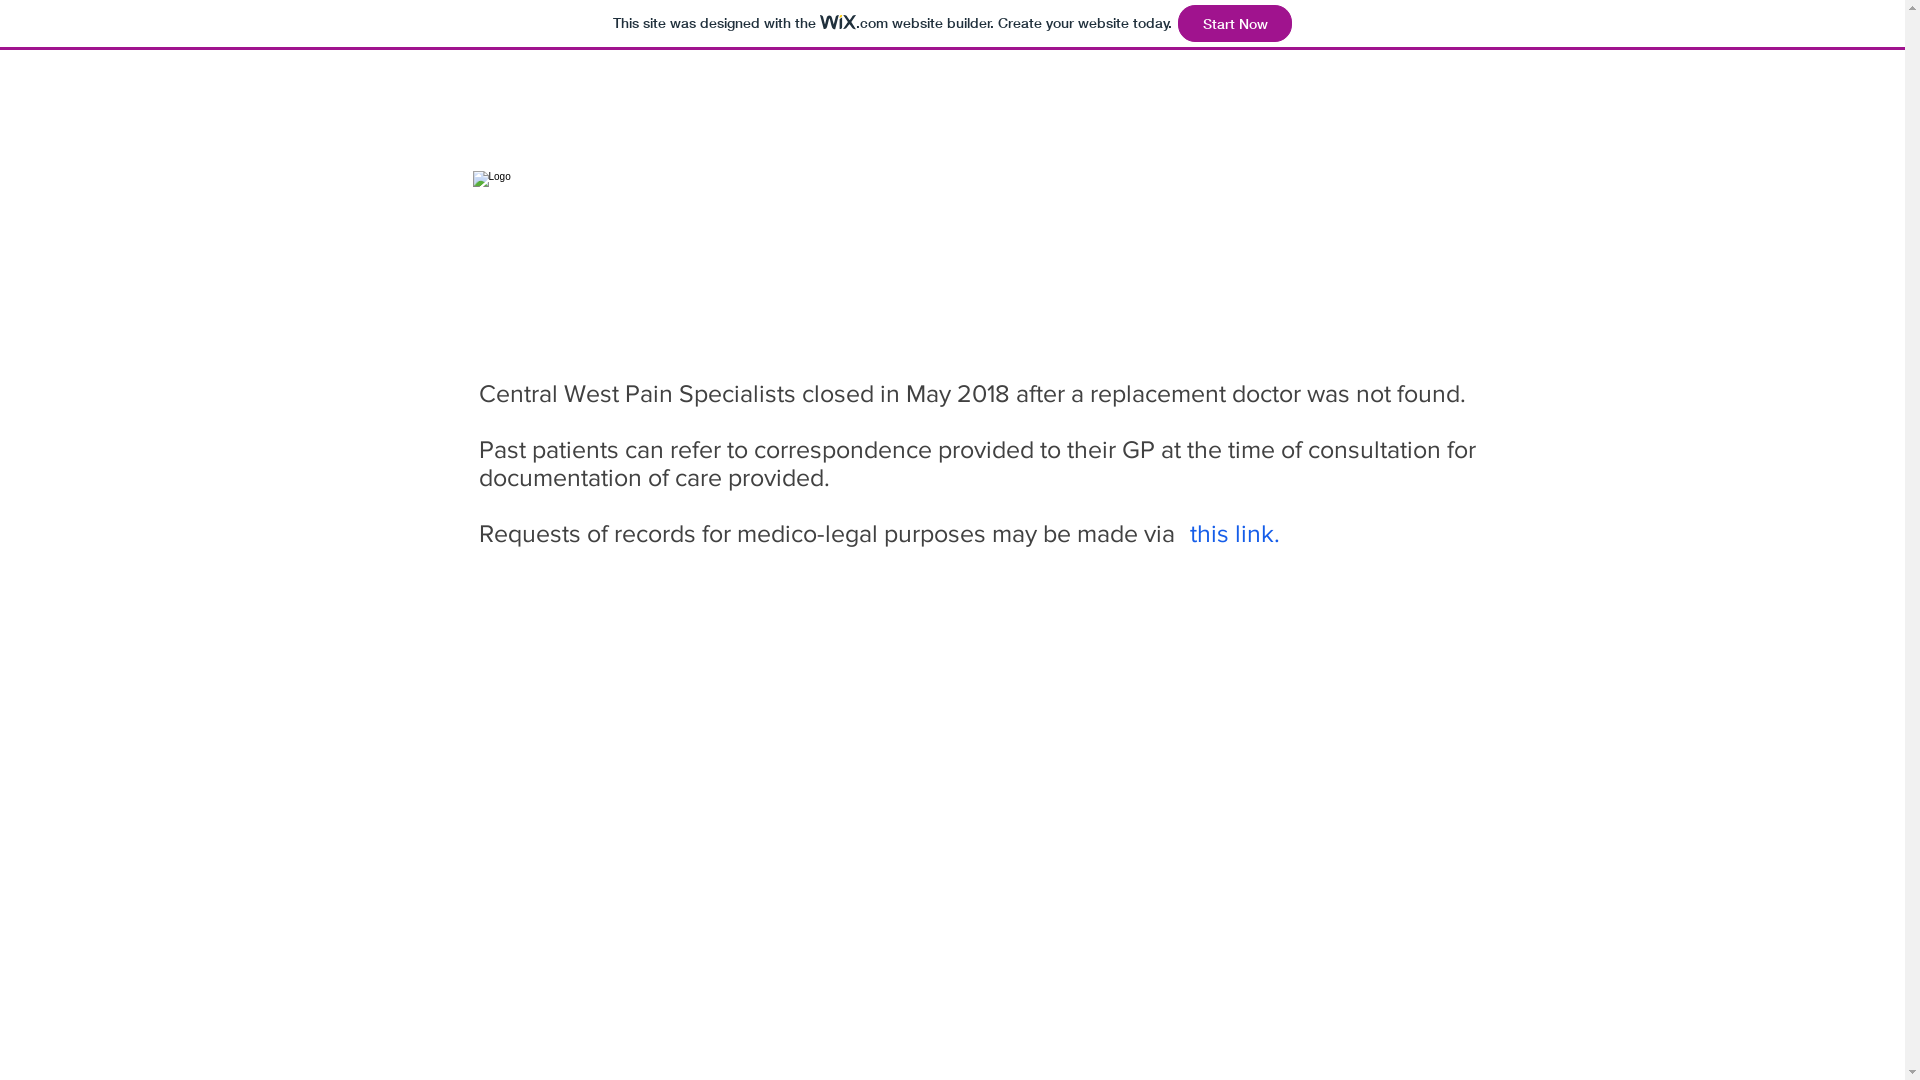  I want to click on 'this link.', so click(1233, 531).